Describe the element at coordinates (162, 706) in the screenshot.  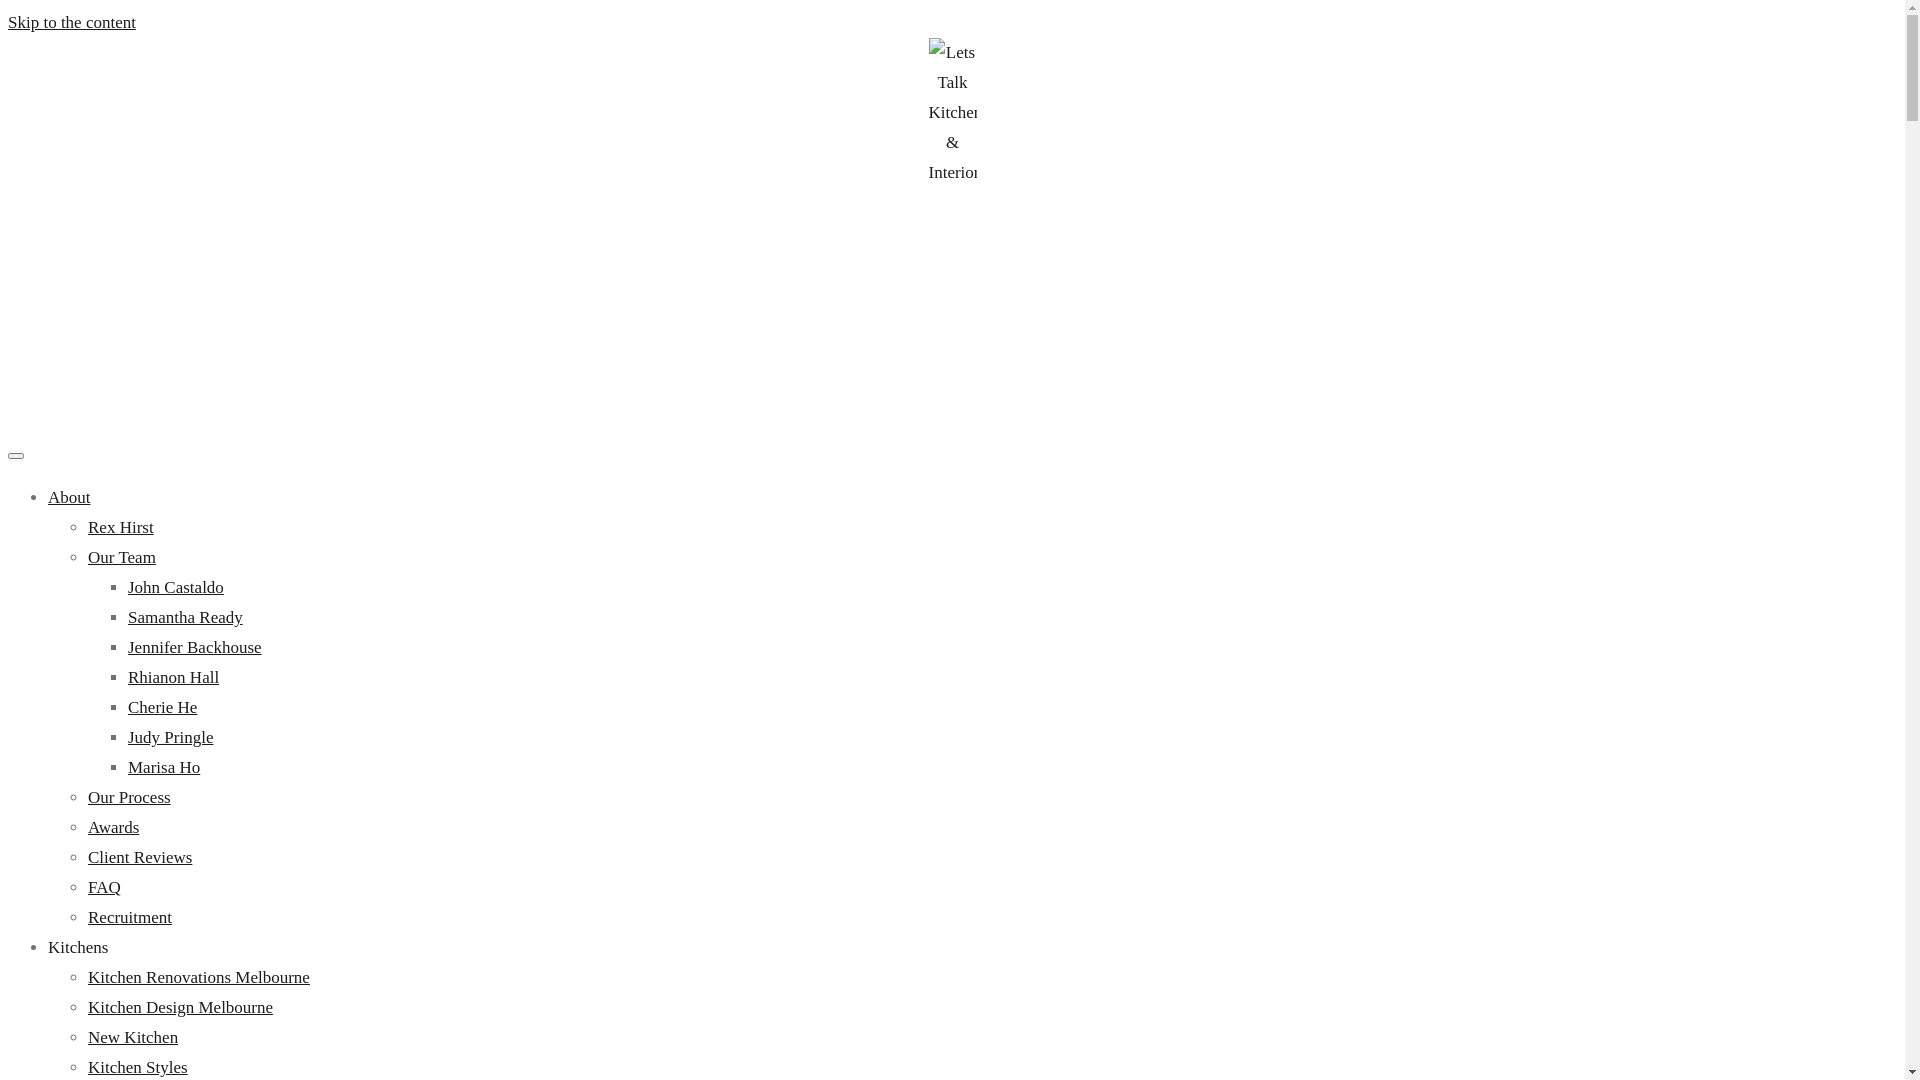
I see `'Cherie He'` at that location.